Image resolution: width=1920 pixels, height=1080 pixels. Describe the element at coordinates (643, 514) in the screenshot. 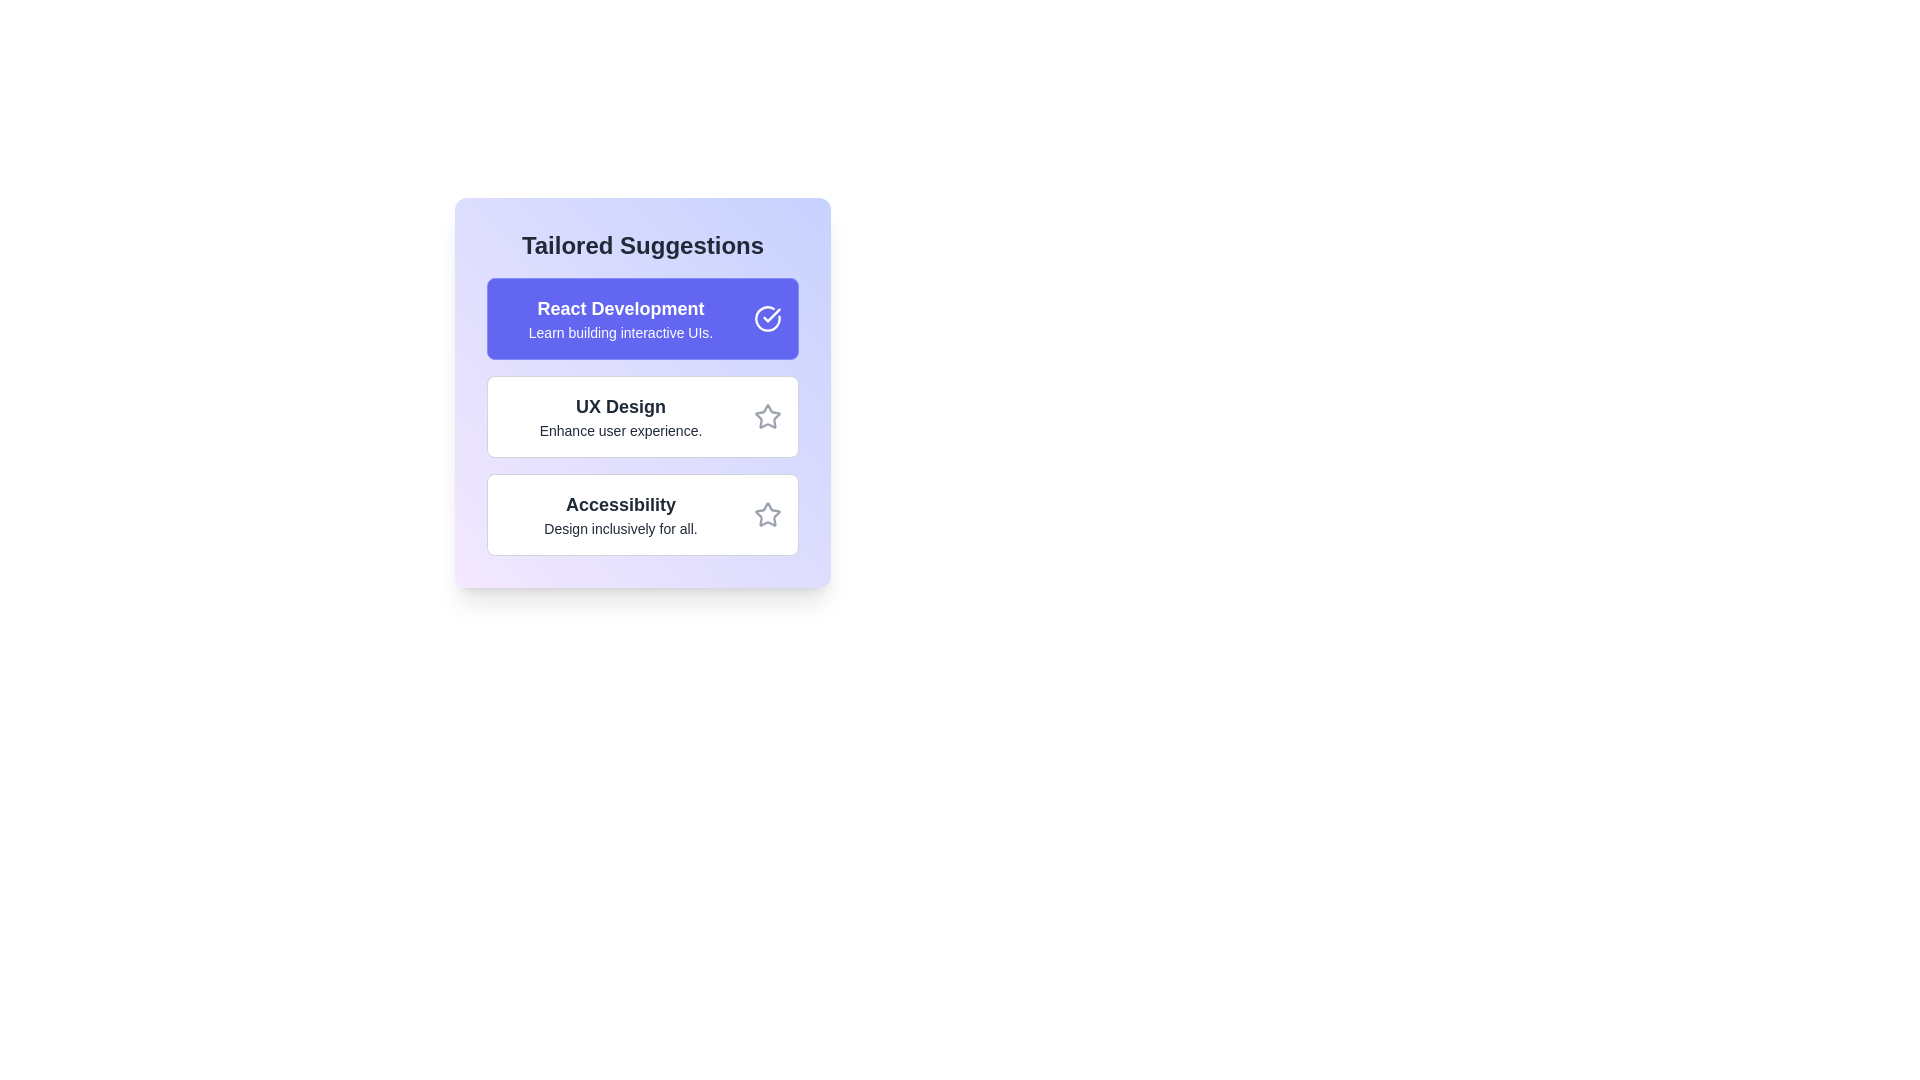

I see `the suggestion item Accessibility` at that location.